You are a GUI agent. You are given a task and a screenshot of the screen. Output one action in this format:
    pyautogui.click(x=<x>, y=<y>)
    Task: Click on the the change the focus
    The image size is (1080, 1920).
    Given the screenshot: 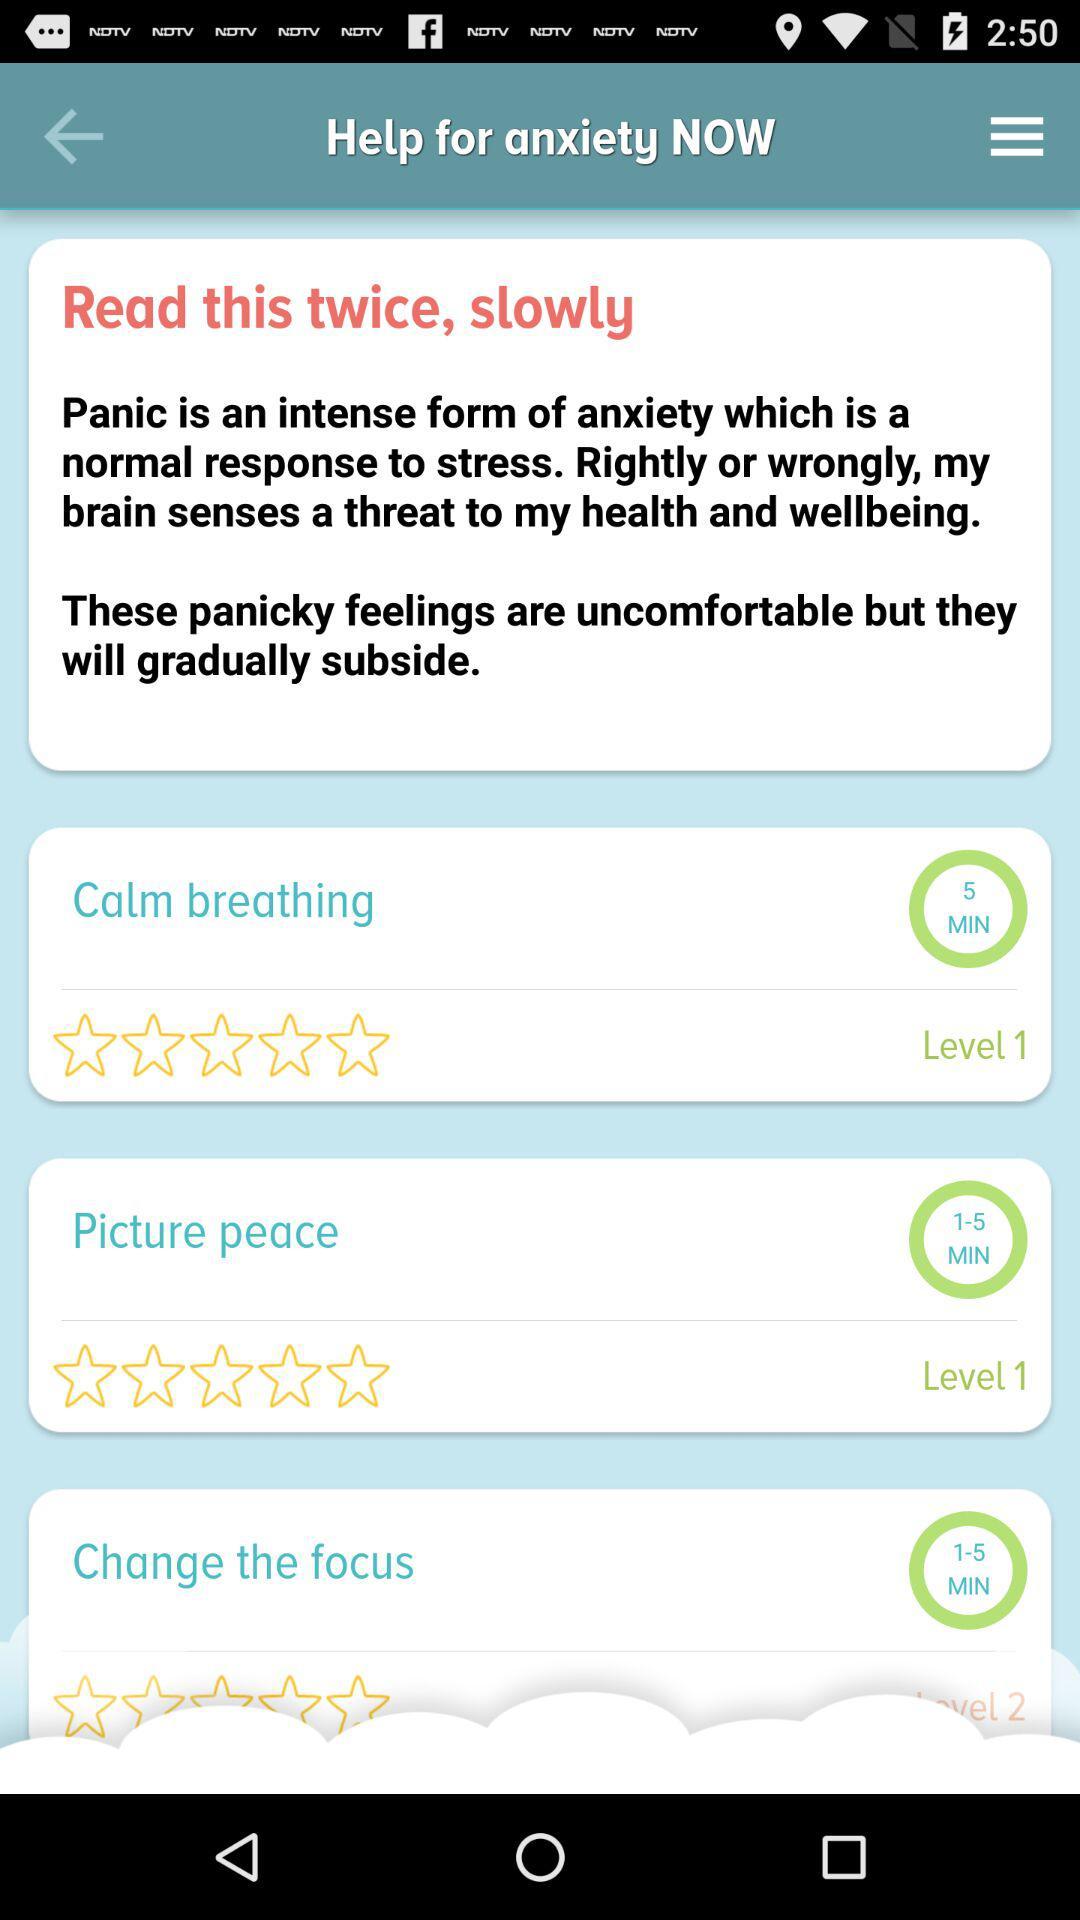 What is the action you would take?
    pyautogui.click(x=479, y=1559)
    